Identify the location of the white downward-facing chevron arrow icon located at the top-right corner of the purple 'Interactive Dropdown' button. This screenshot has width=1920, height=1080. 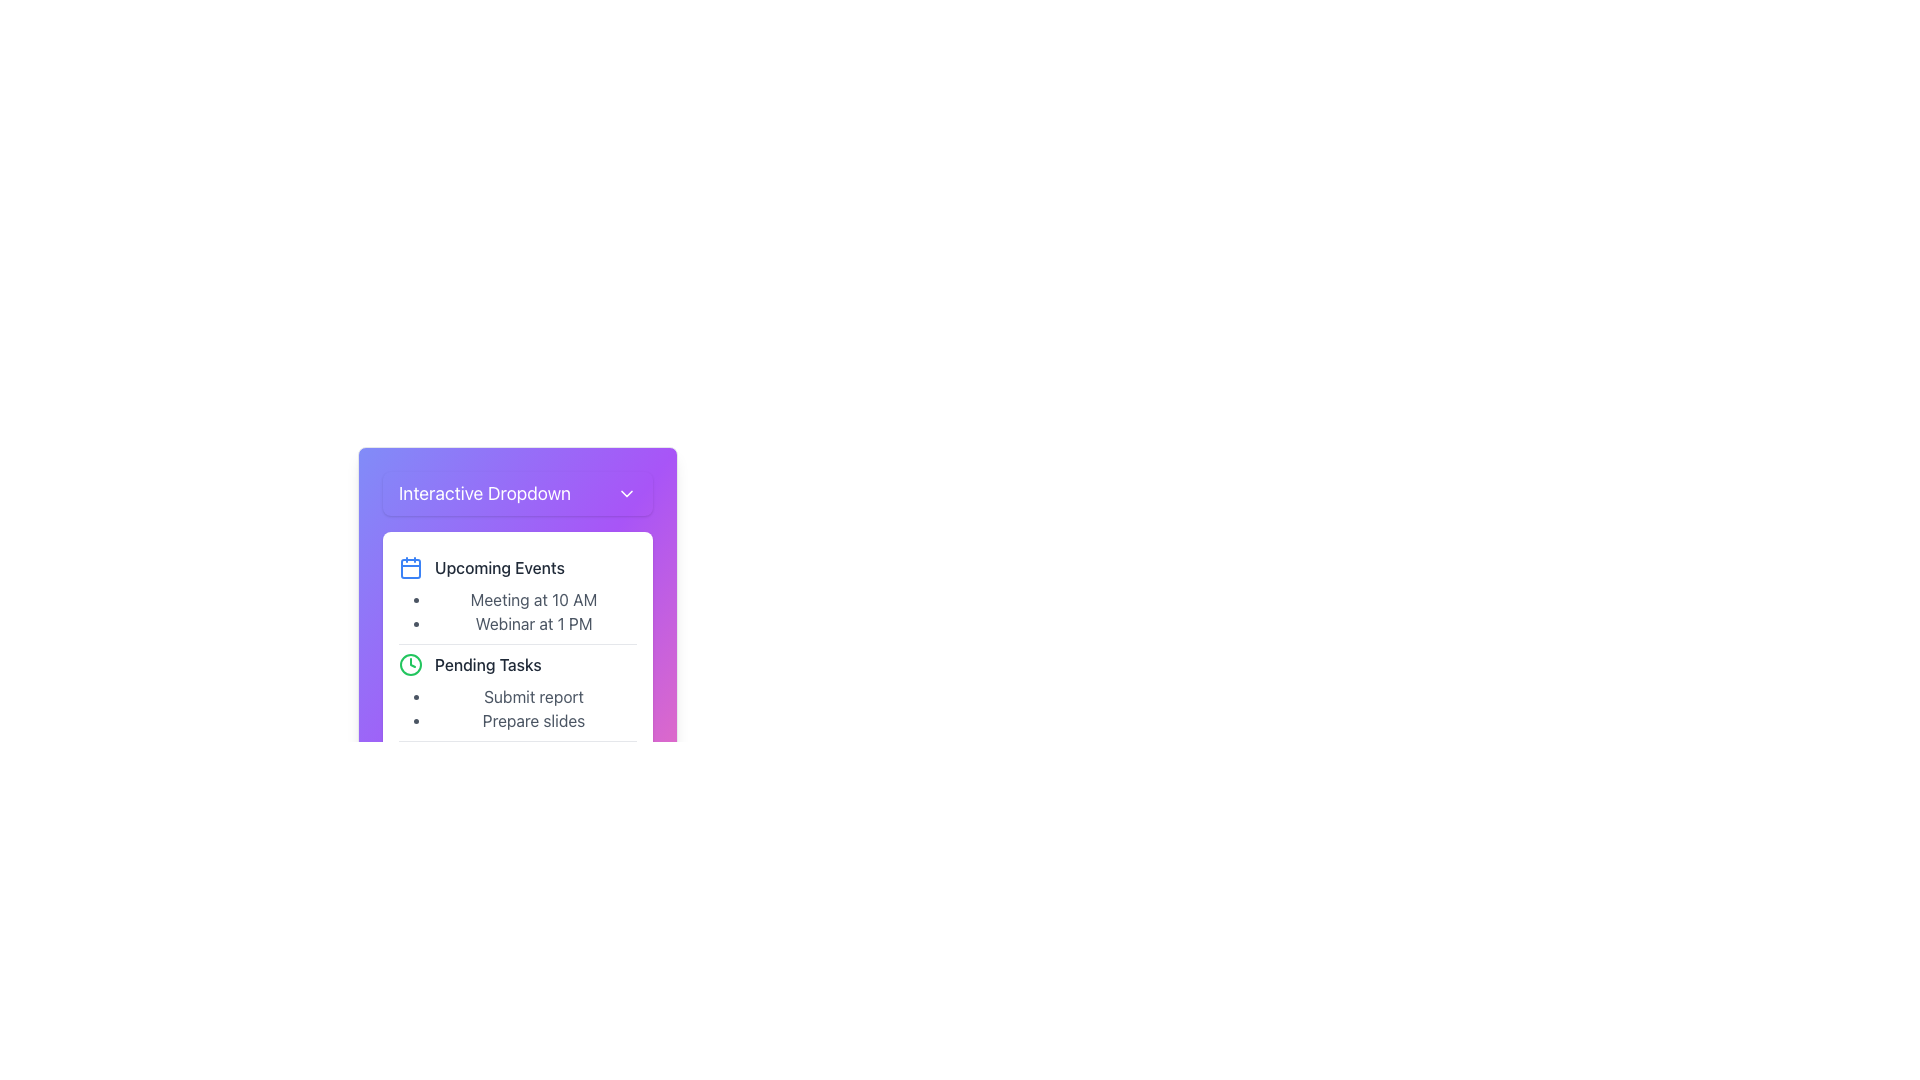
(626, 493).